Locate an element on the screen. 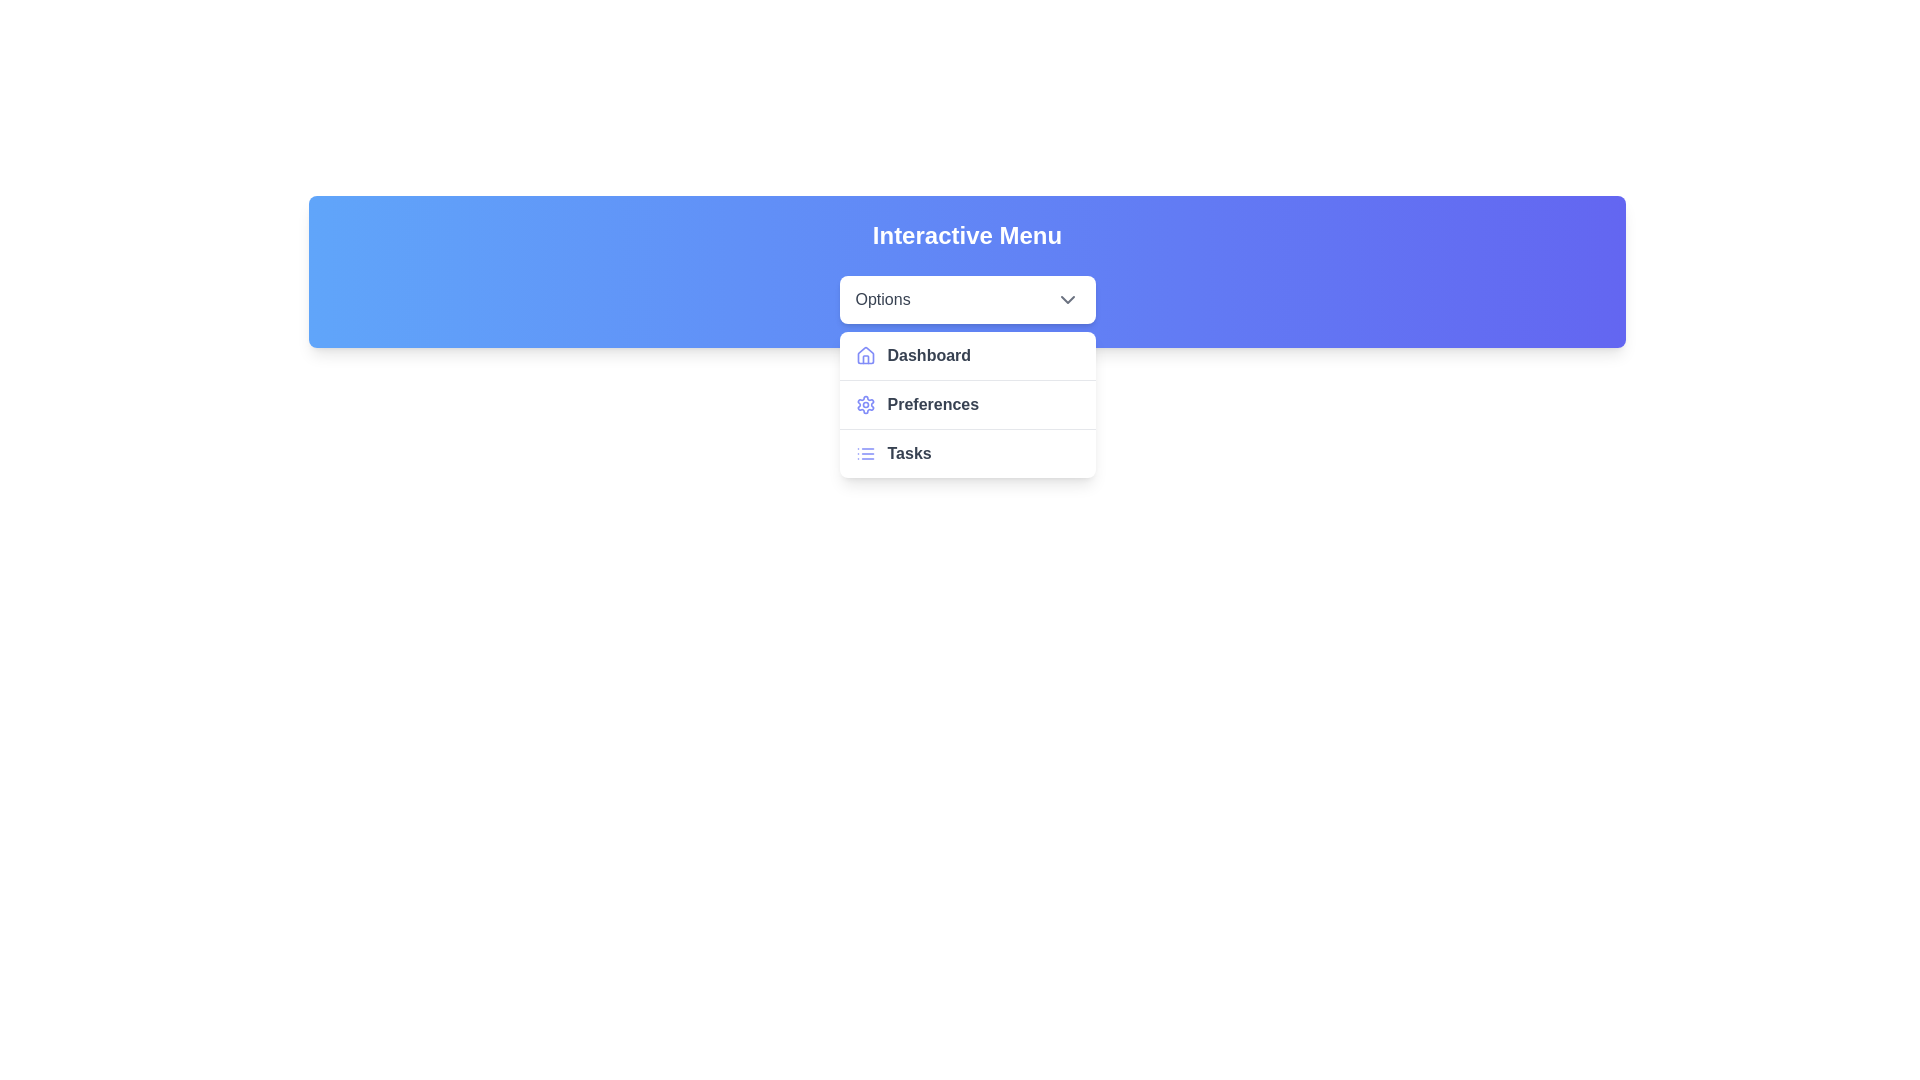 This screenshot has height=1080, width=1920. the 'Tasks' text label in the dropdown menu is located at coordinates (908, 454).